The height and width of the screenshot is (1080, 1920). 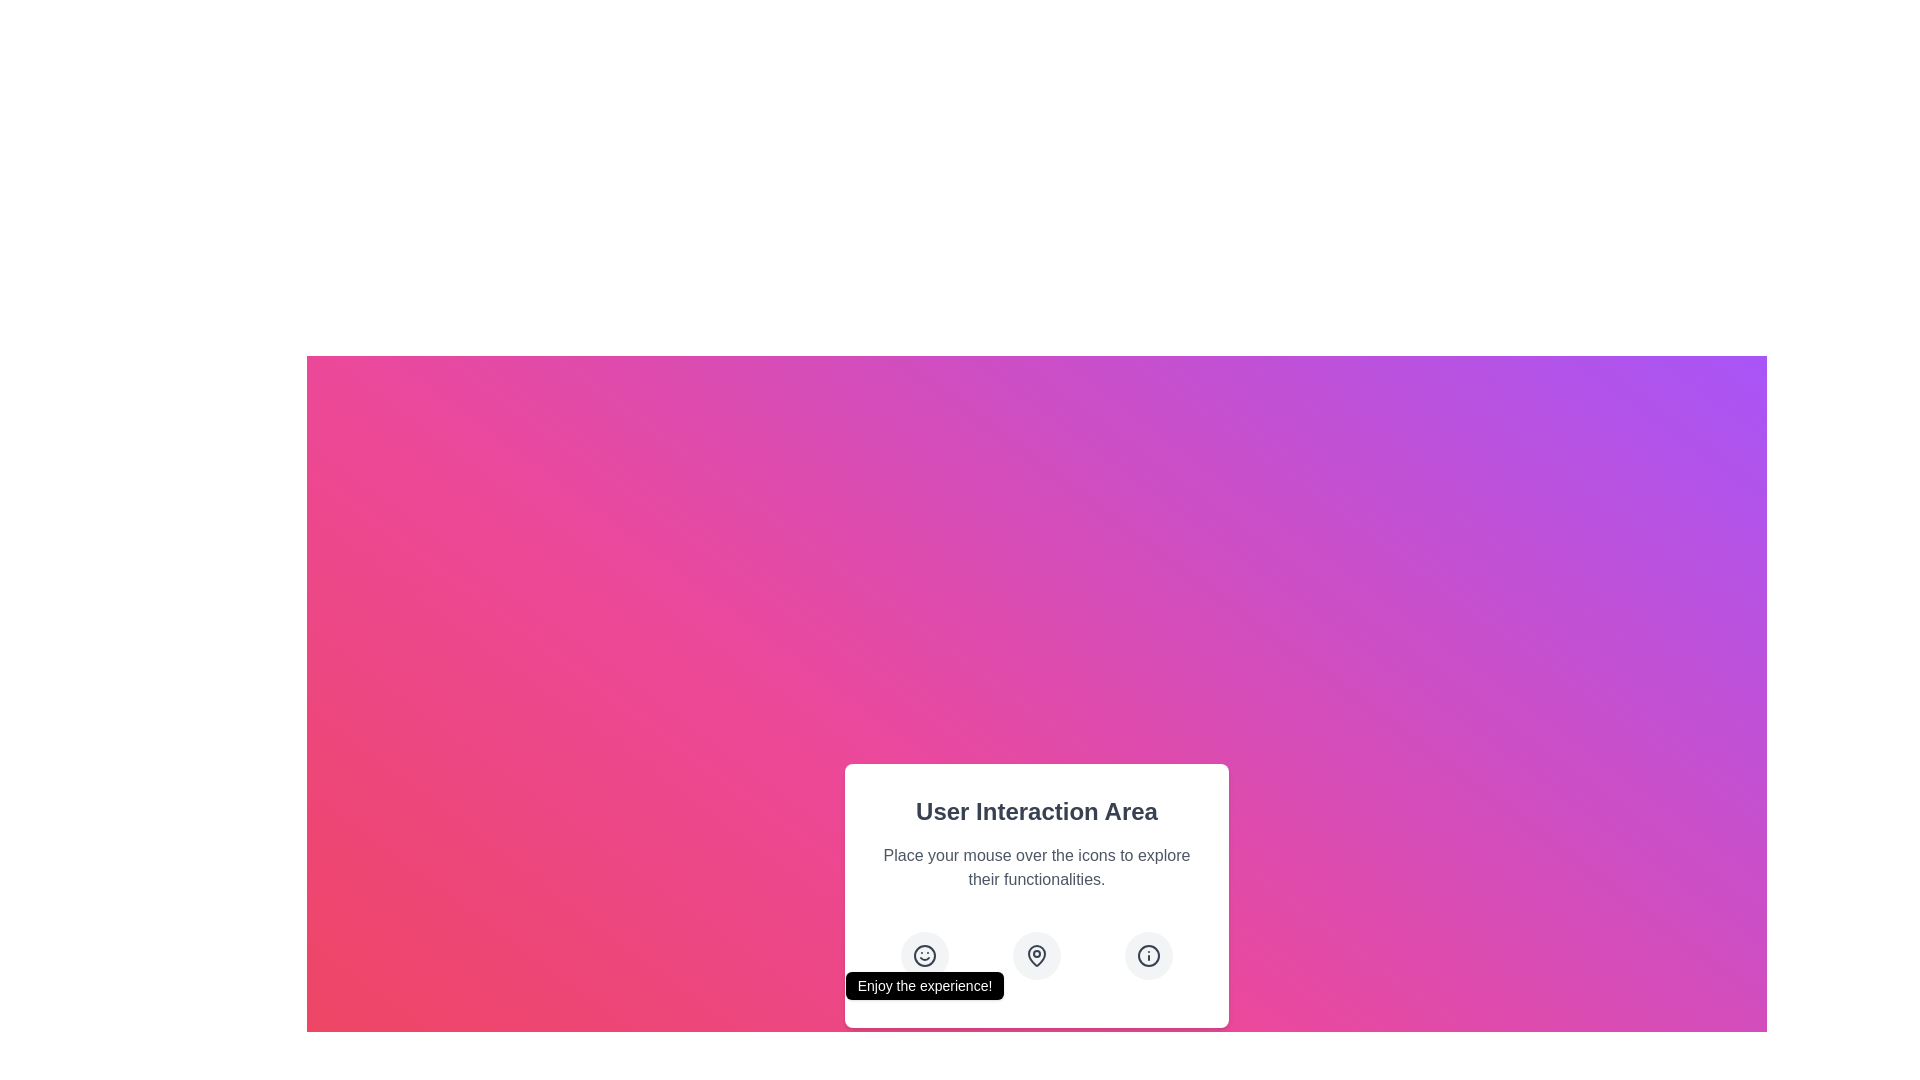 What do you see at coordinates (1036, 955) in the screenshot?
I see `the middle icon in the three-item grid layout, which triggers a tooltip displaying 'Enjoy the experience!' when hovered over` at bounding box center [1036, 955].